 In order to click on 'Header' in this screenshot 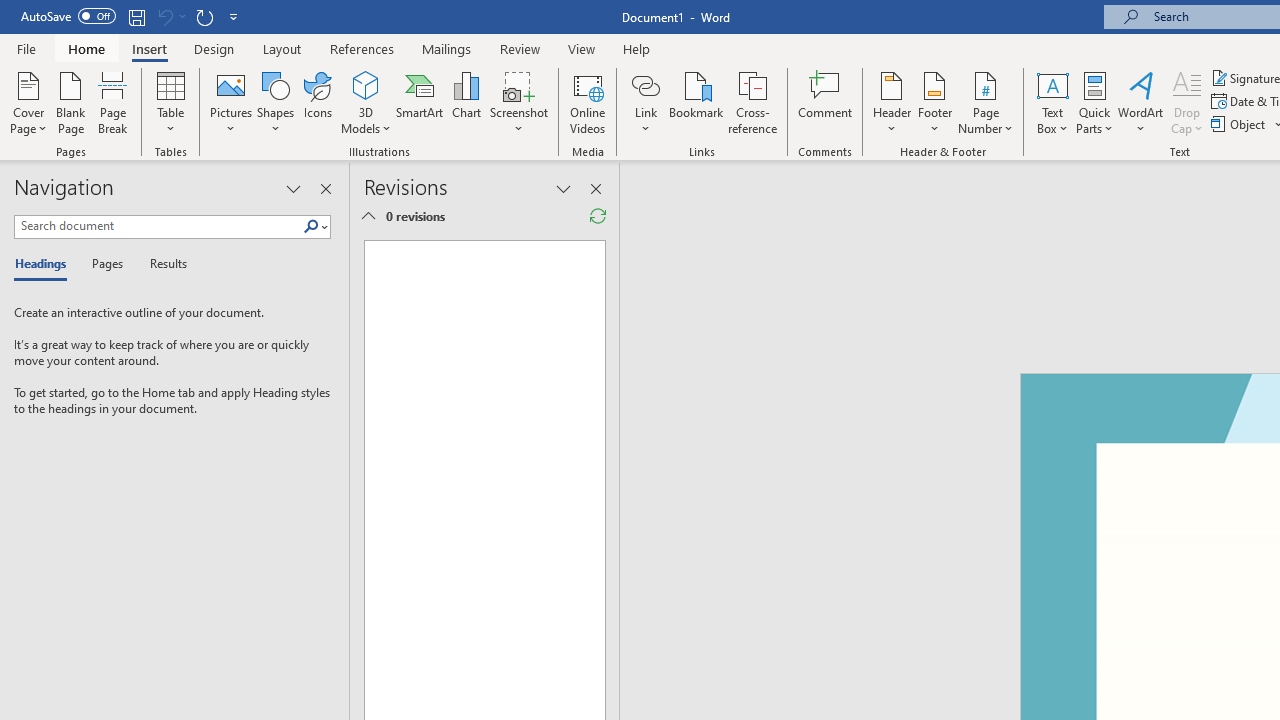, I will do `click(891, 103)`.